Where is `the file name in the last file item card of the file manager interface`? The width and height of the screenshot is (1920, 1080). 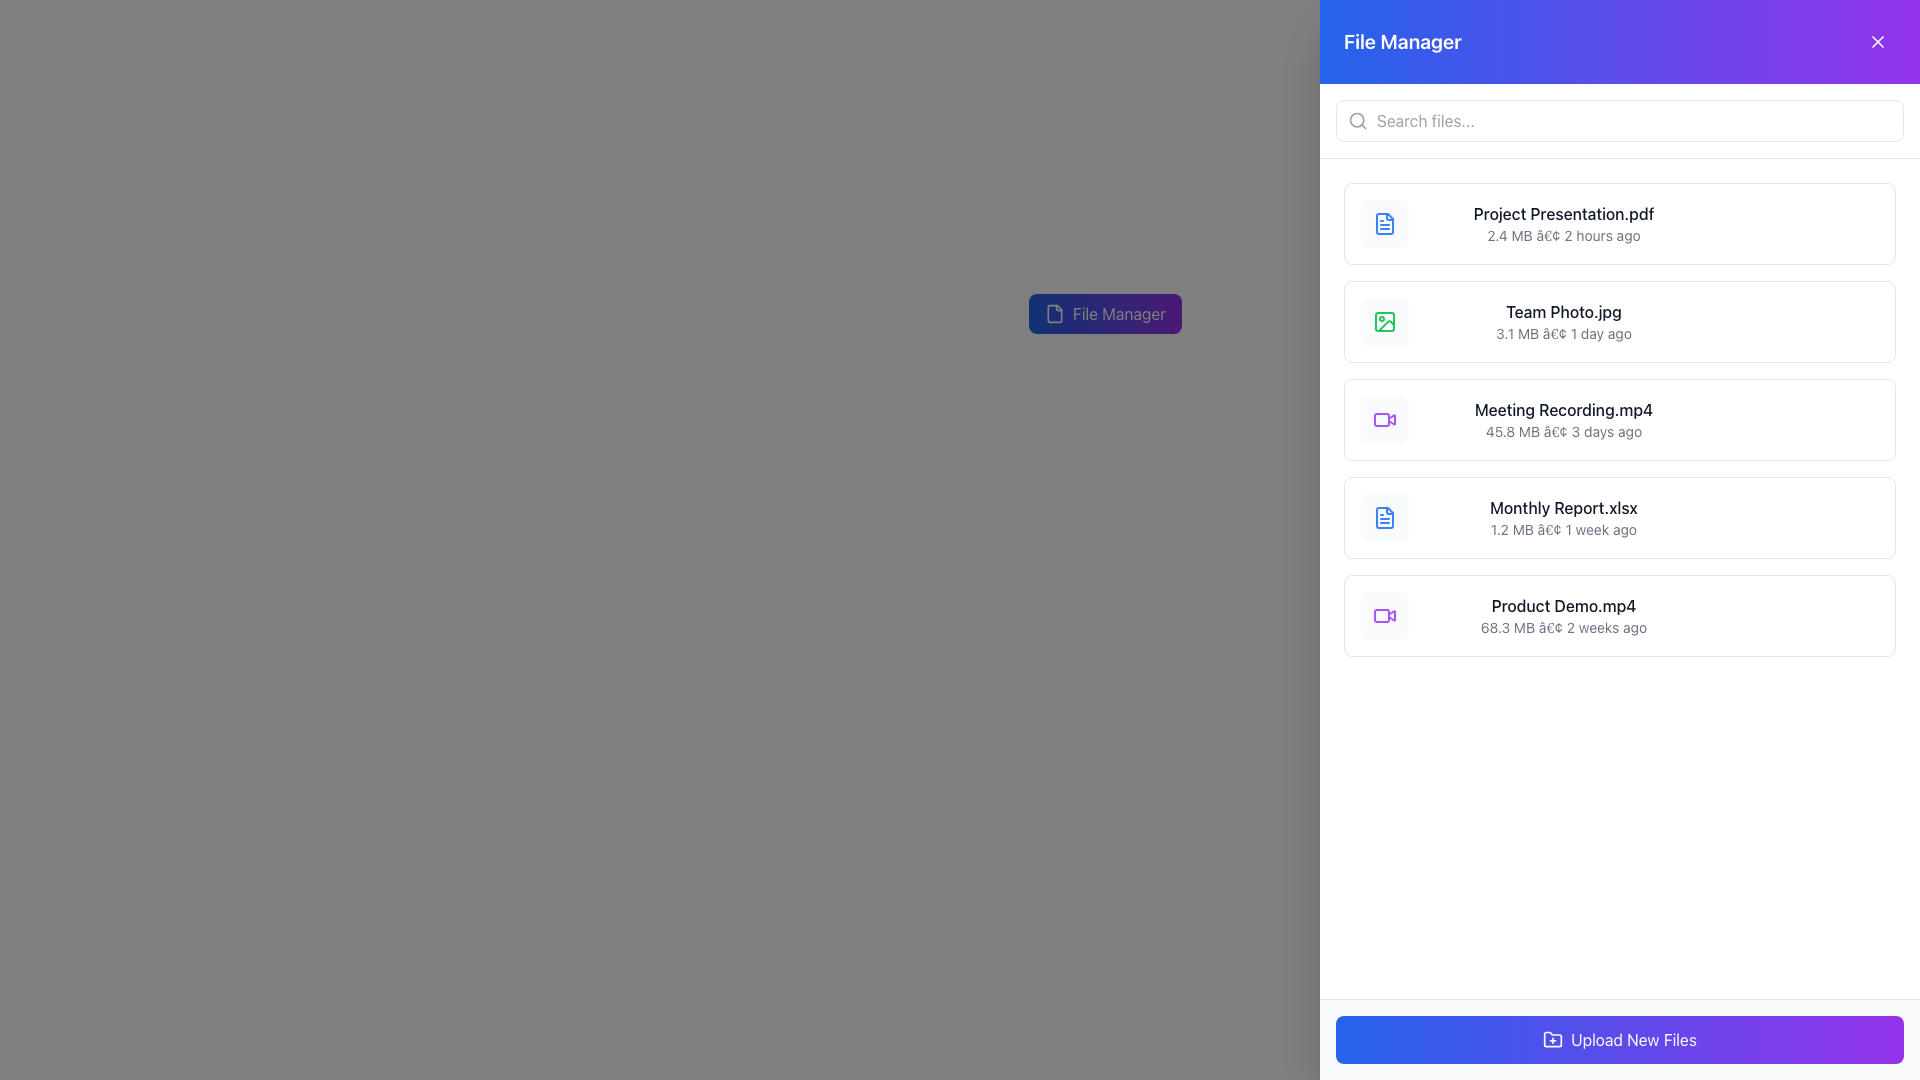 the file name in the last file item card of the file manager interface is located at coordinates (1620, 615).